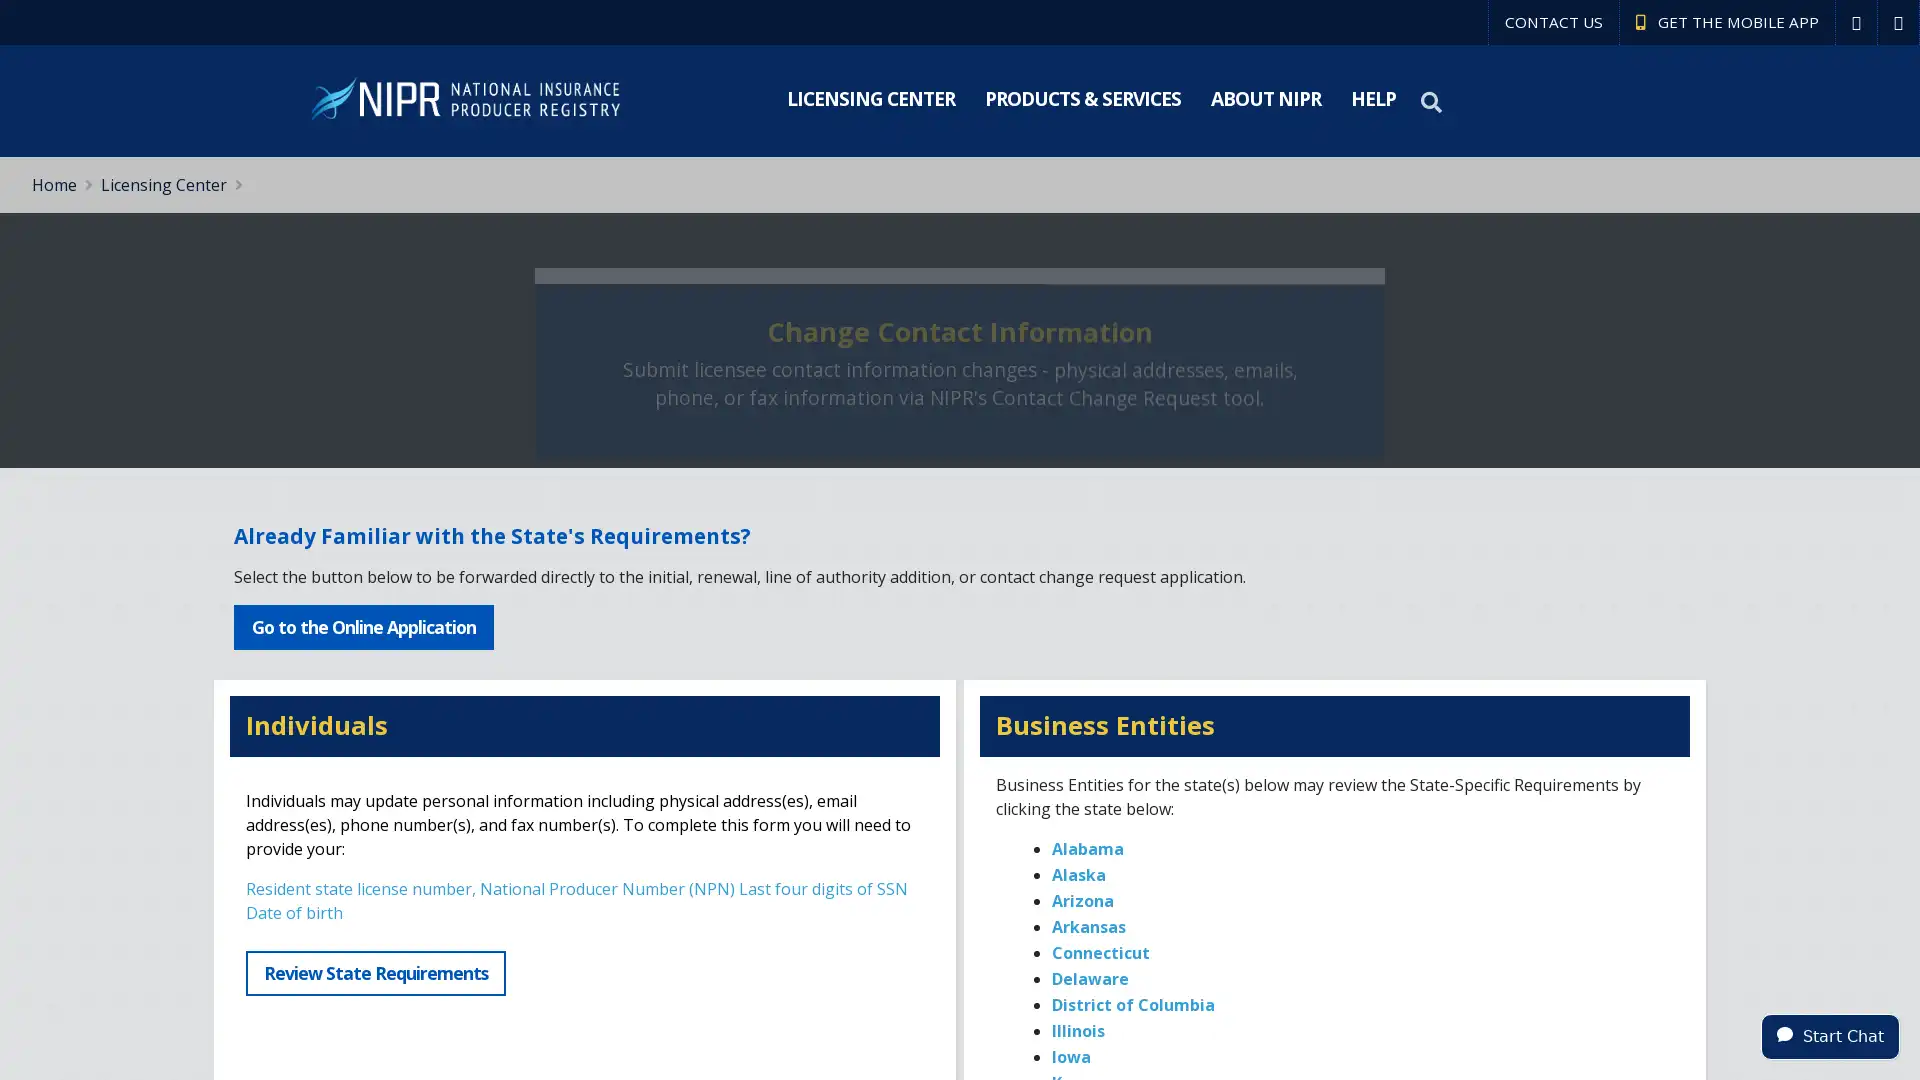 The image size is (1920, 1080). Describe the element at coordinates (1830, 1035) in the screenshot. I see `Start Chat` at that location.